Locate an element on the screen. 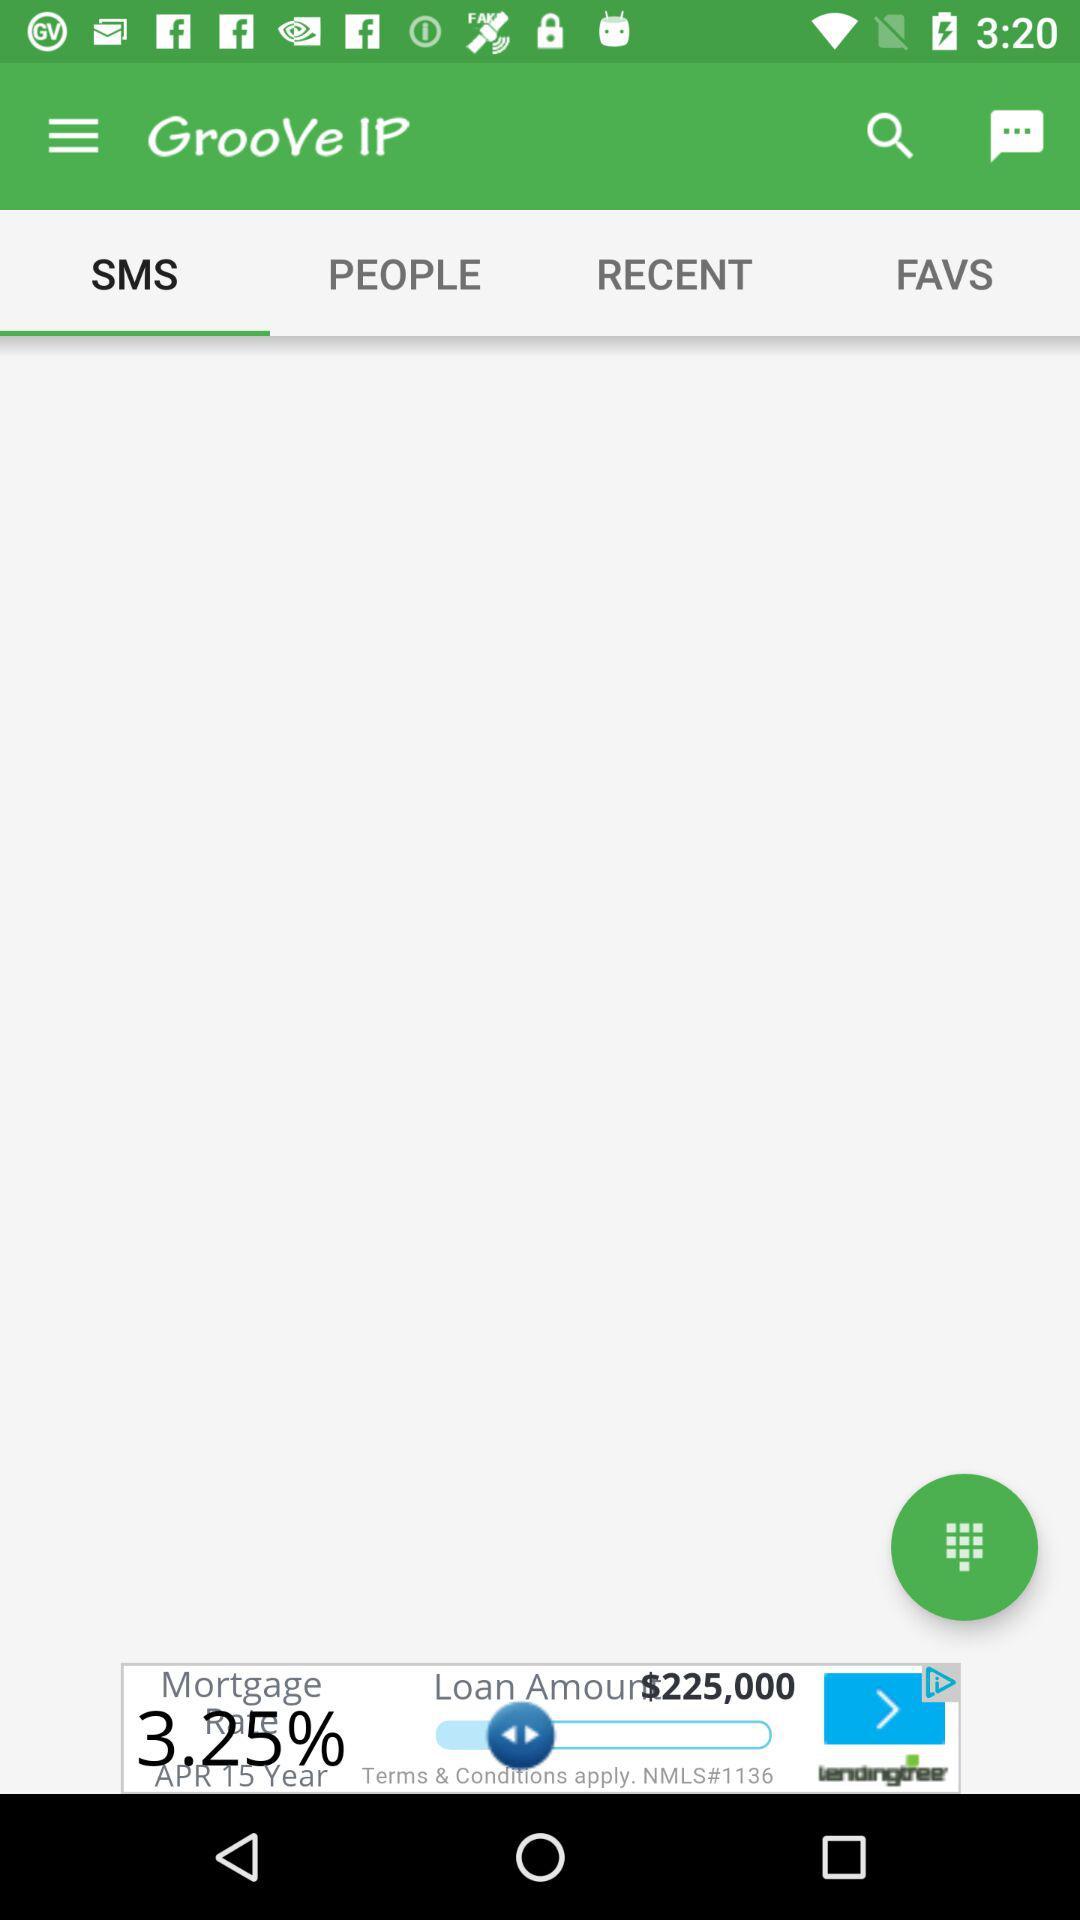  the dialpad icon is located at coordinates (963, 1546).